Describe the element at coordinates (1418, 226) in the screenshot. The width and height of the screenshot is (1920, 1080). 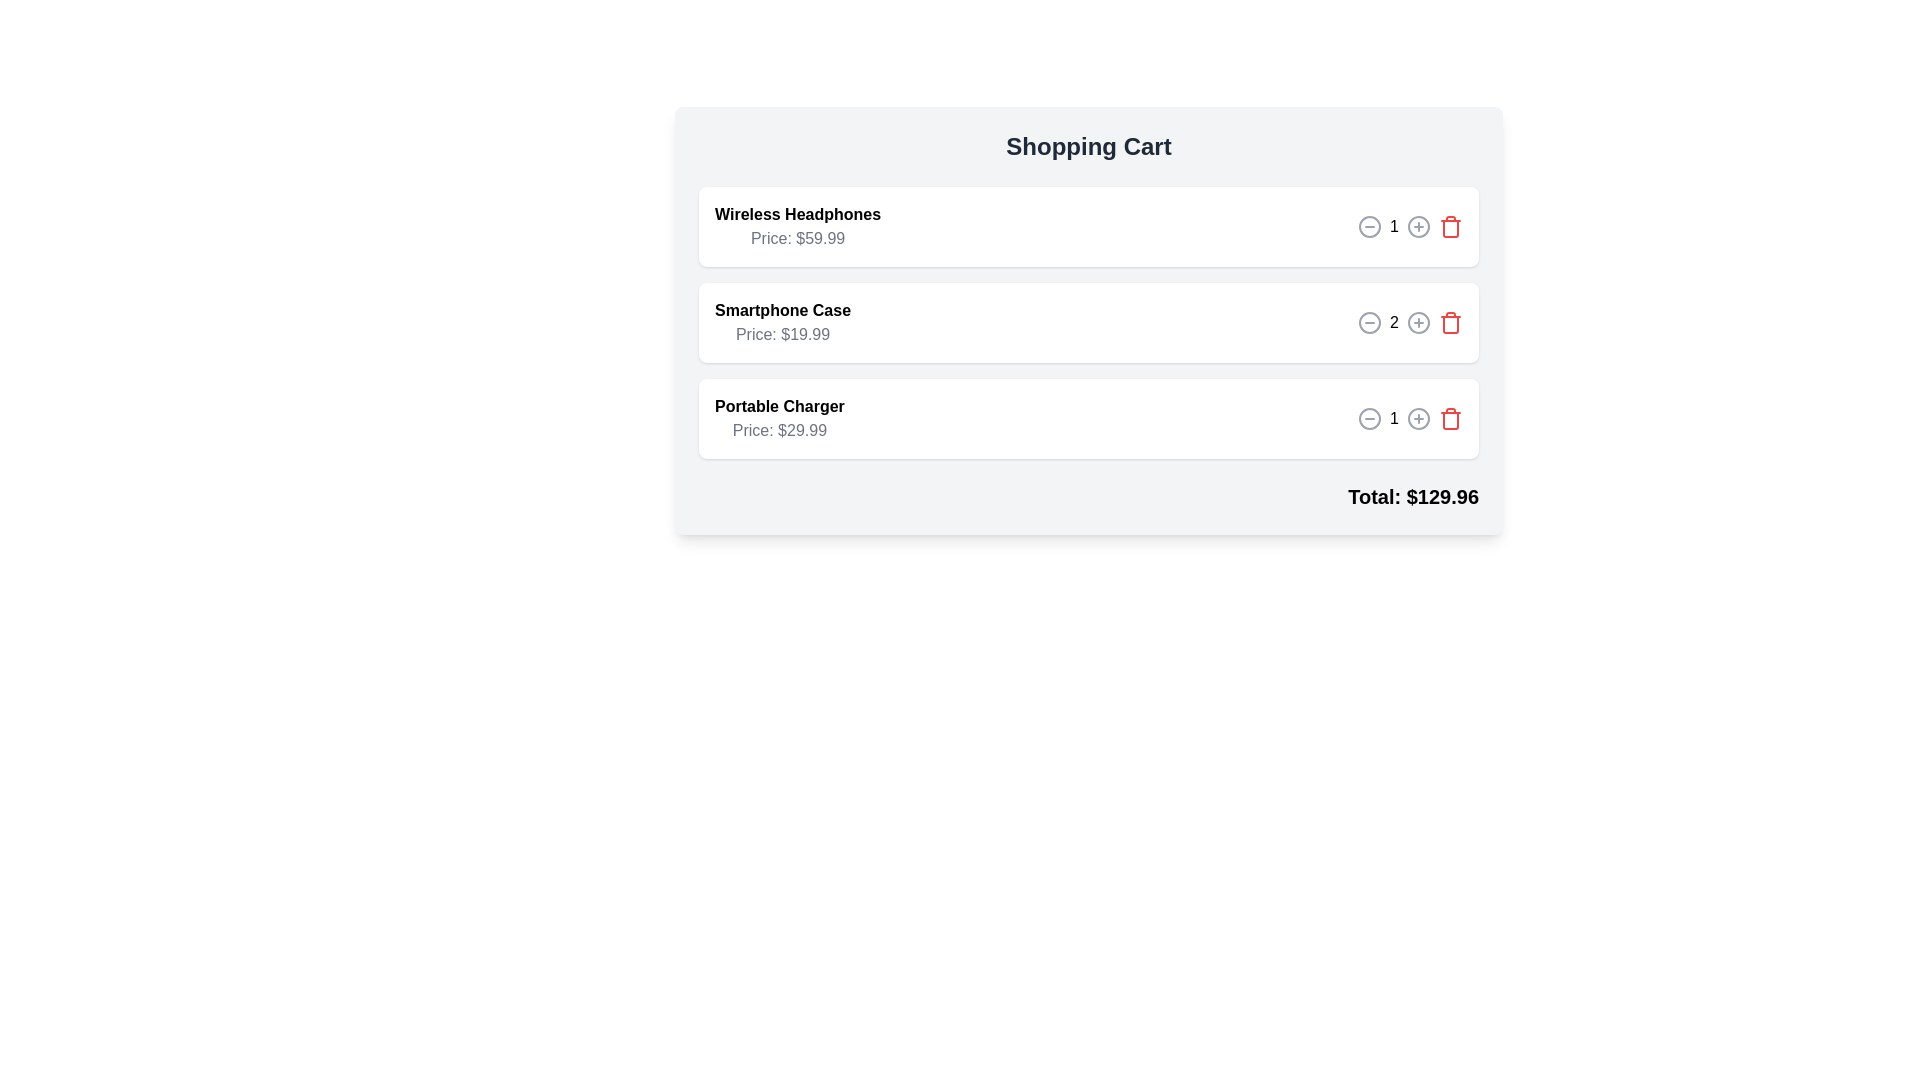
I see `plus button for the item identified by Wireless Headphones` at that location.